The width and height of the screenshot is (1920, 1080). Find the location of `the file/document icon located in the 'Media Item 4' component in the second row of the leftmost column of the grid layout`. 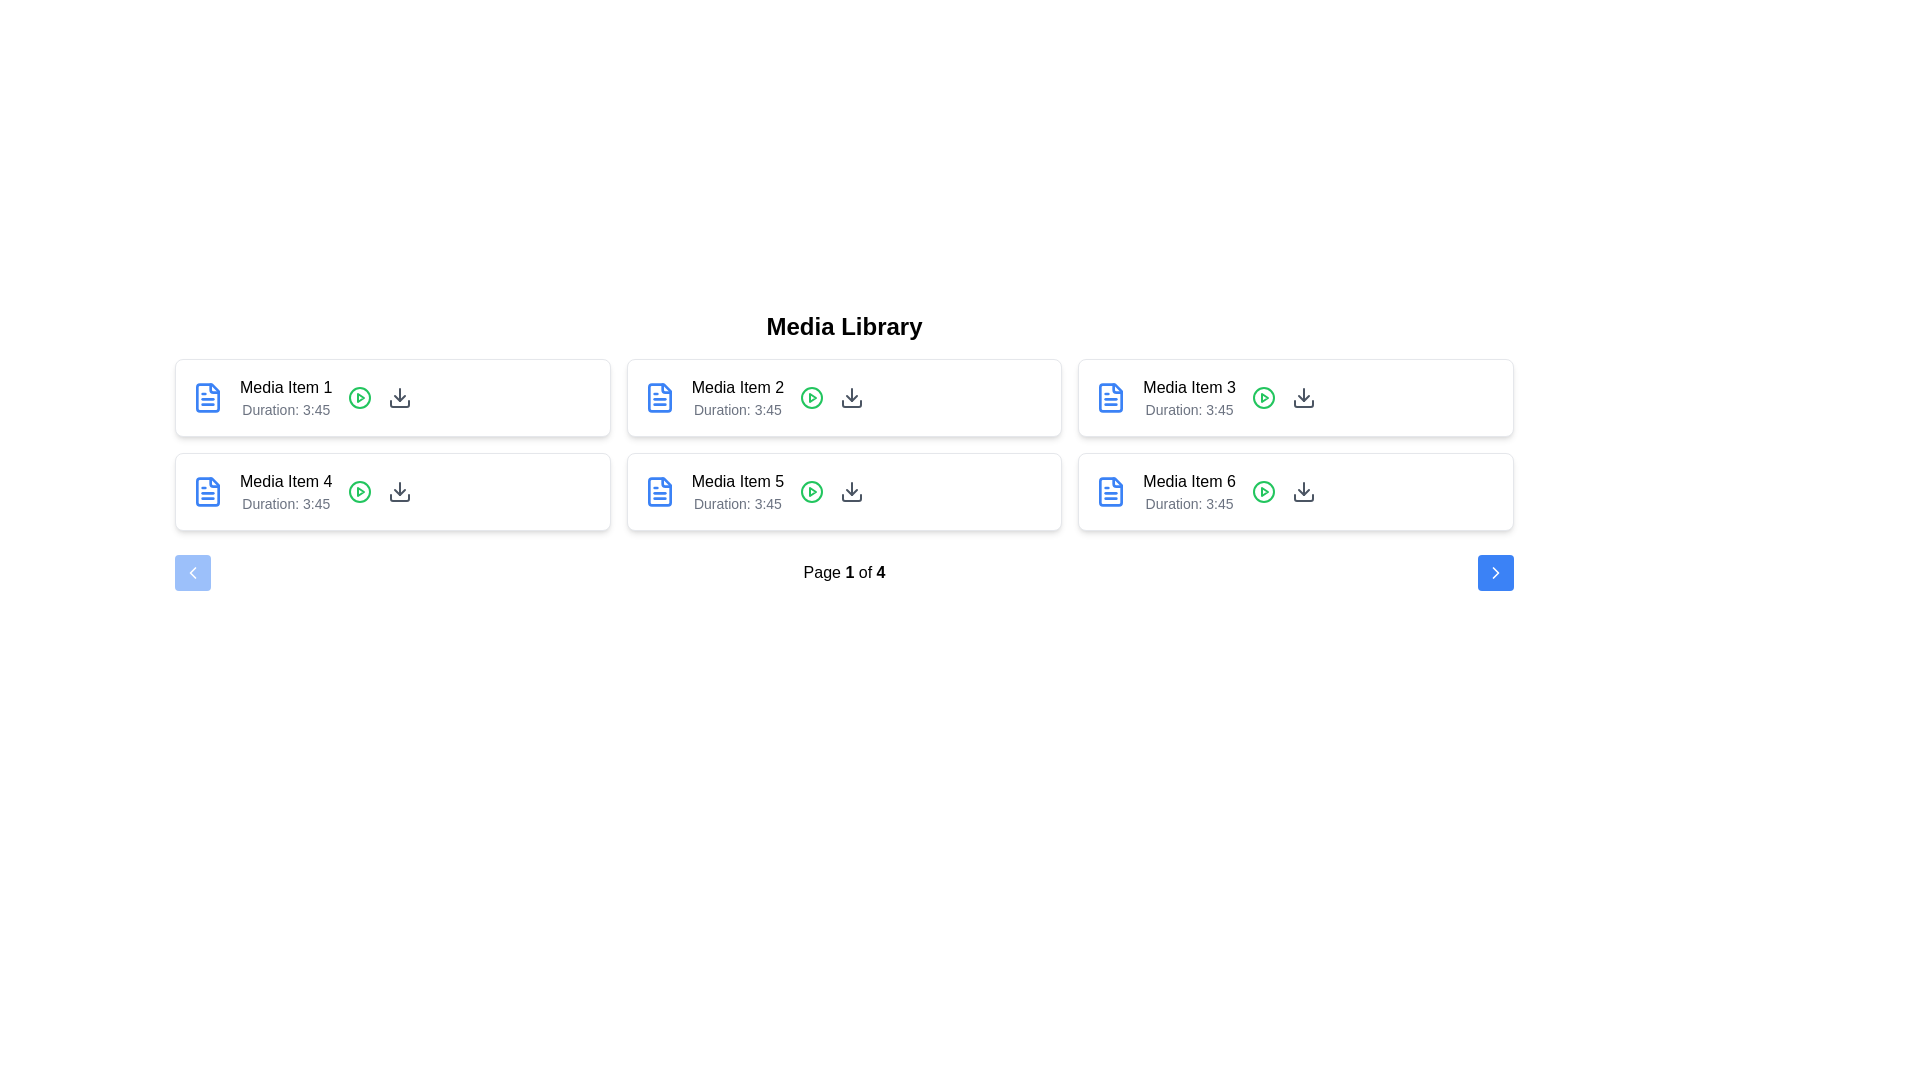

the file/document icon located in the 'Media Item 4' component in the second row of the leftmost column of the grid layout is located at coordinates (207, 492).